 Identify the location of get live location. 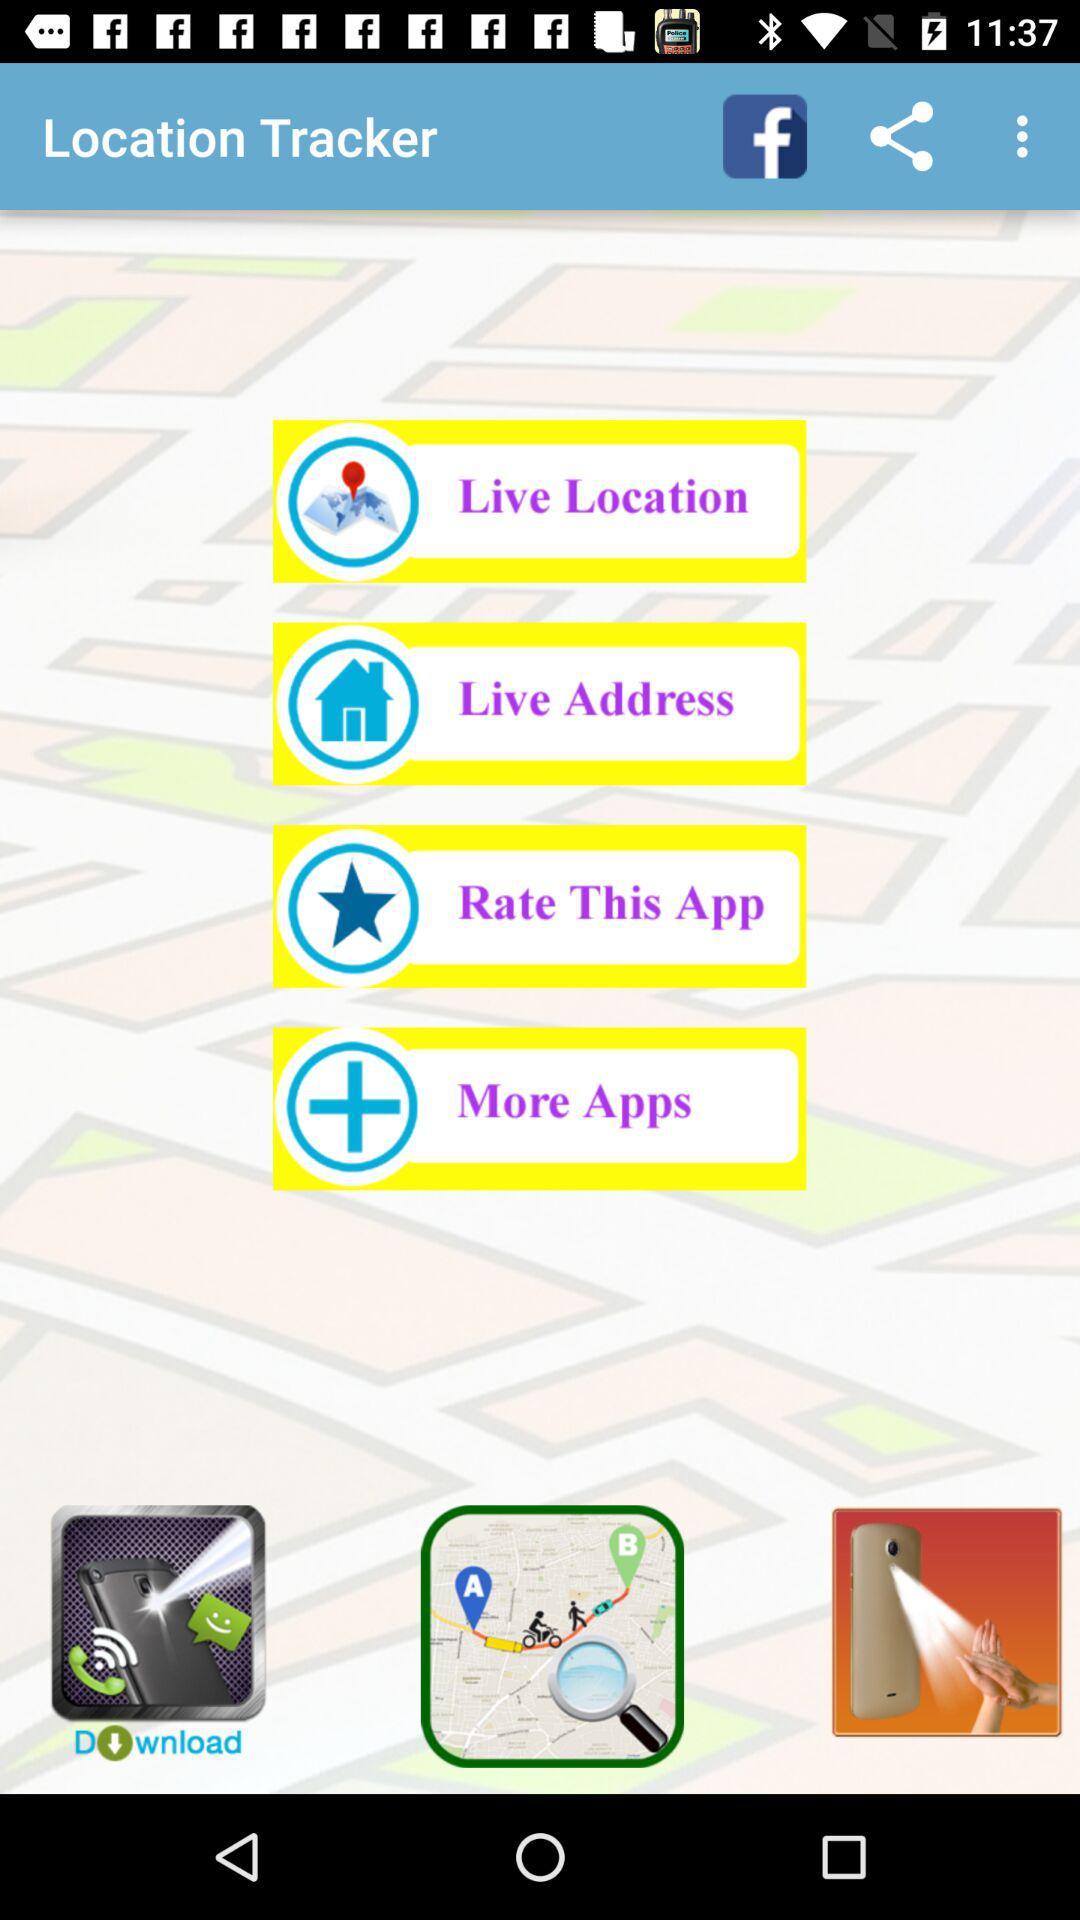
(538, 501).